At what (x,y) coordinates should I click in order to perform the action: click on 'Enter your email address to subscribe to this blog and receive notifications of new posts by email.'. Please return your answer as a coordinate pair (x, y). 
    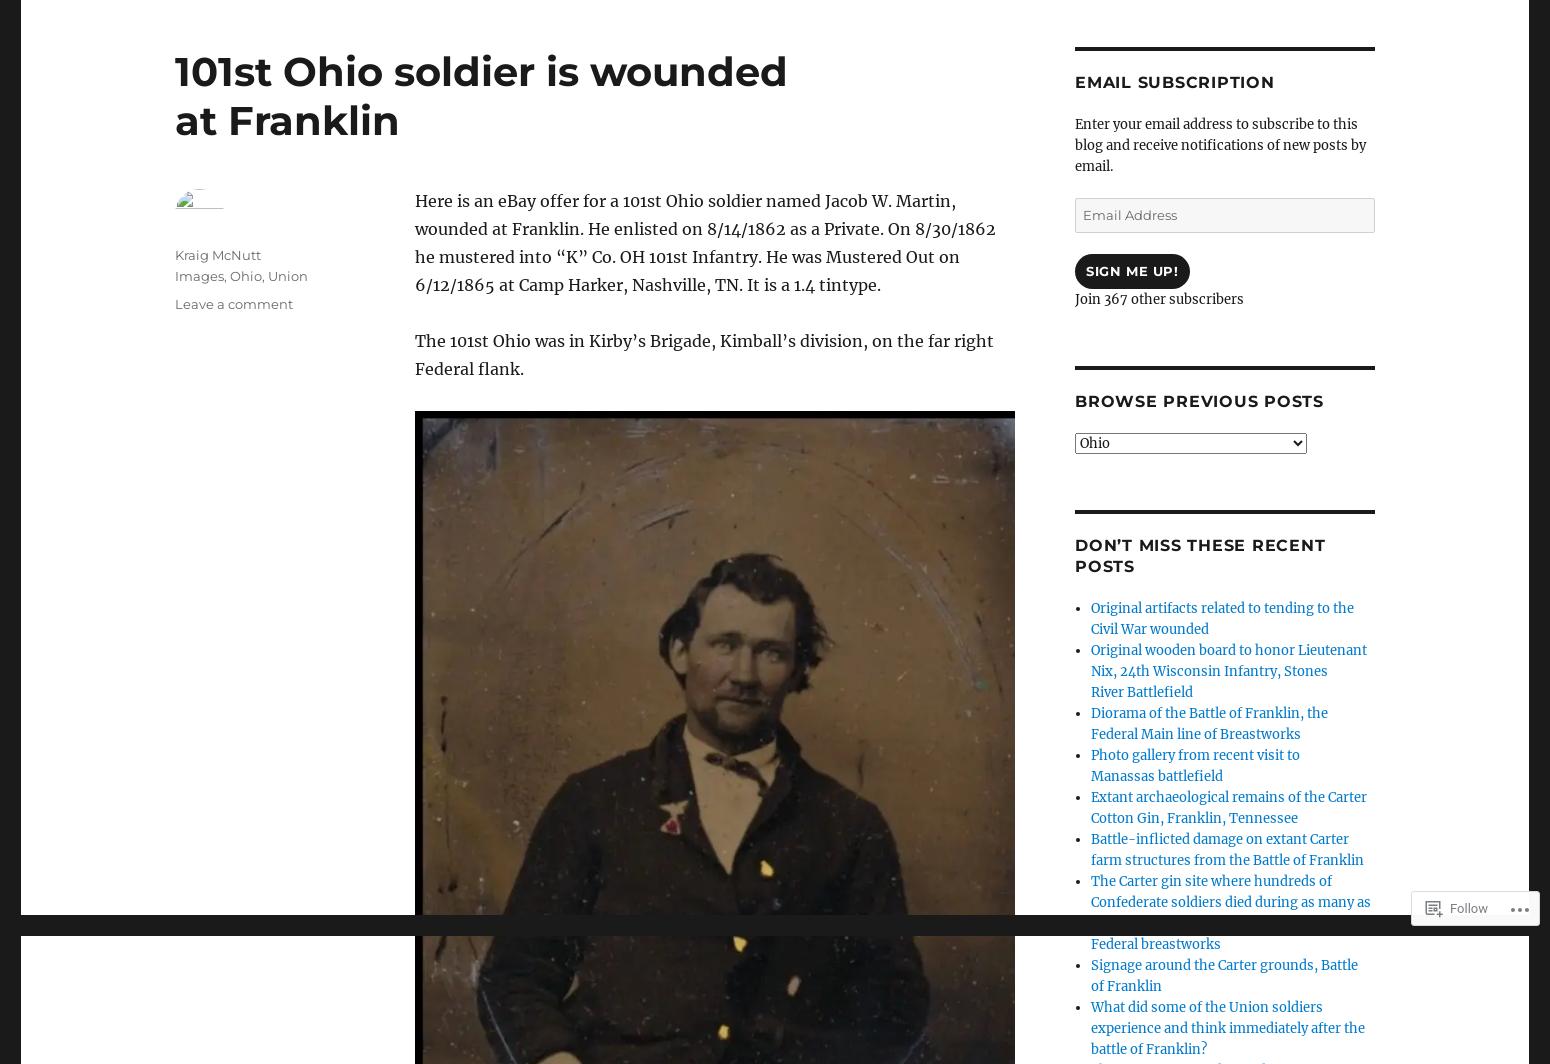
    Looking at the image, I should click on (1220, 145).